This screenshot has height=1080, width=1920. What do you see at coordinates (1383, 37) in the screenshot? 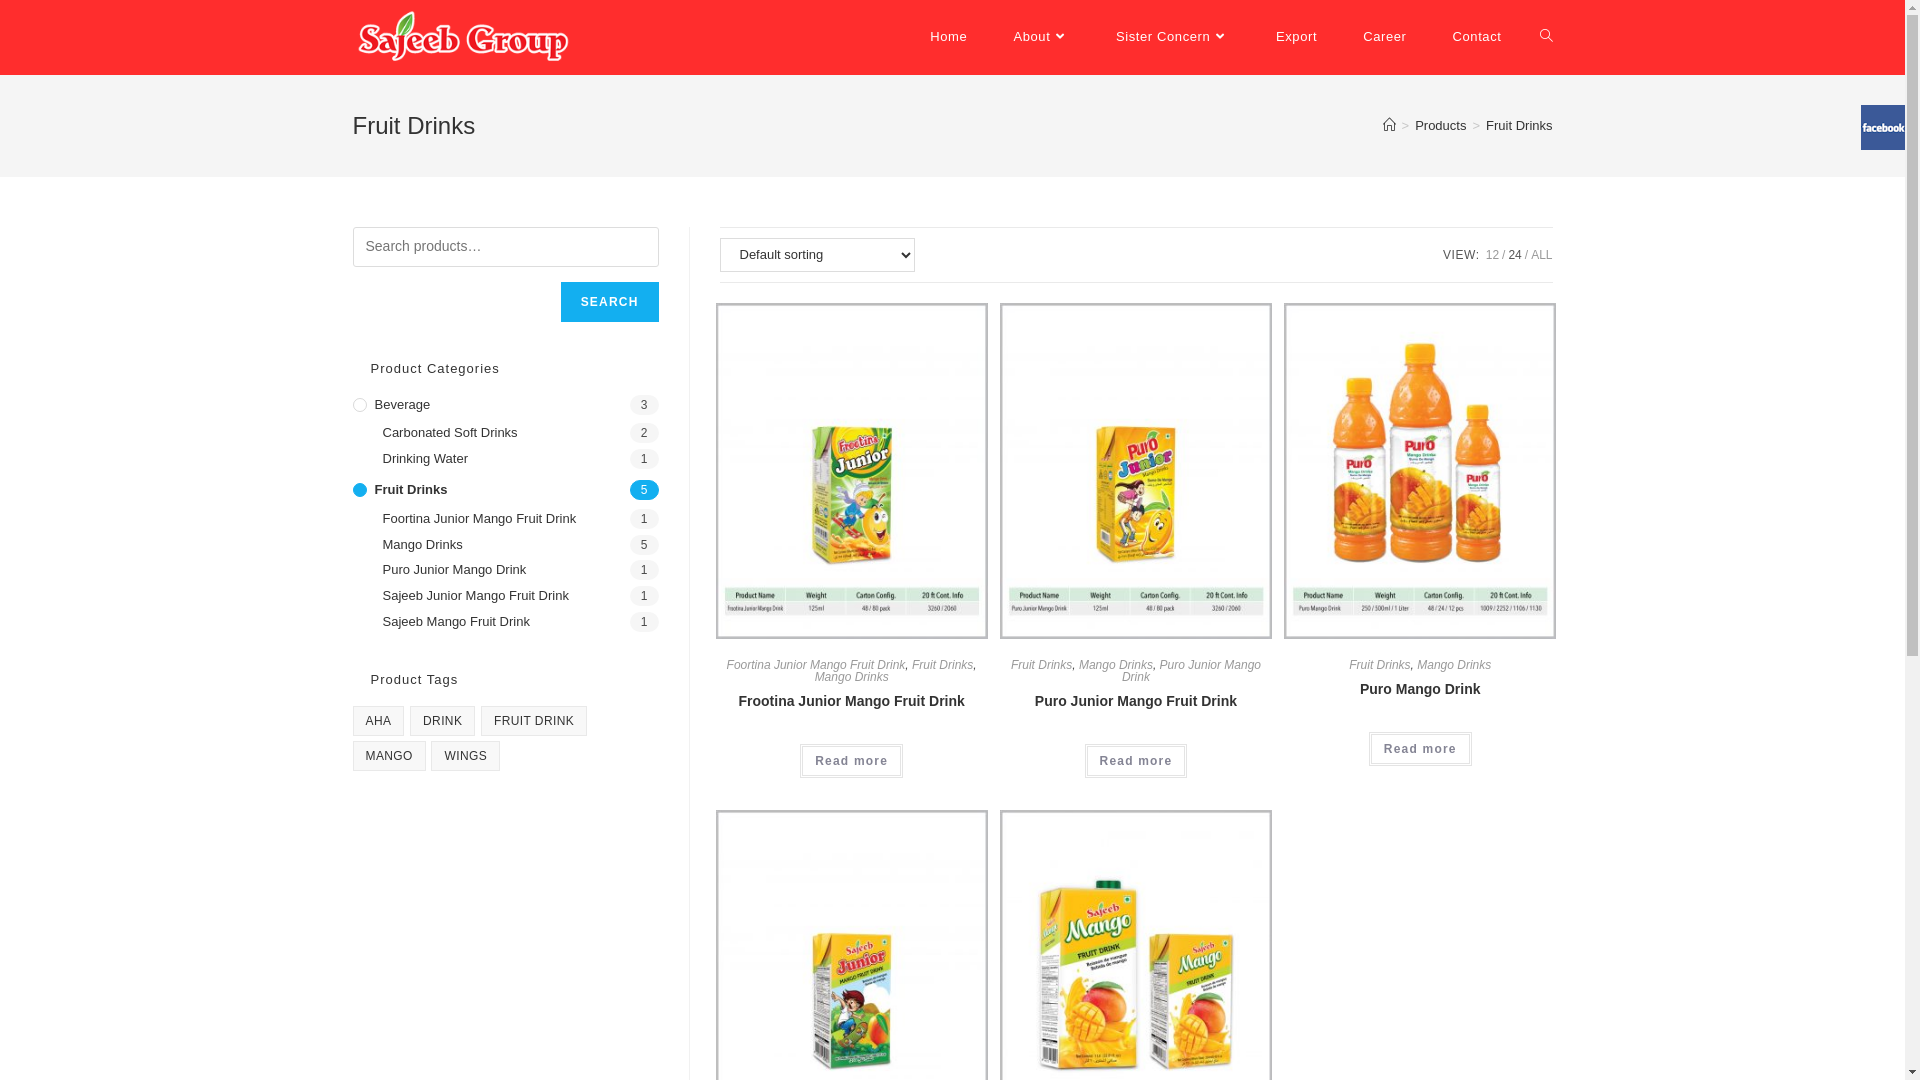
I see `'Career'` at bounding box center [1383, 37].